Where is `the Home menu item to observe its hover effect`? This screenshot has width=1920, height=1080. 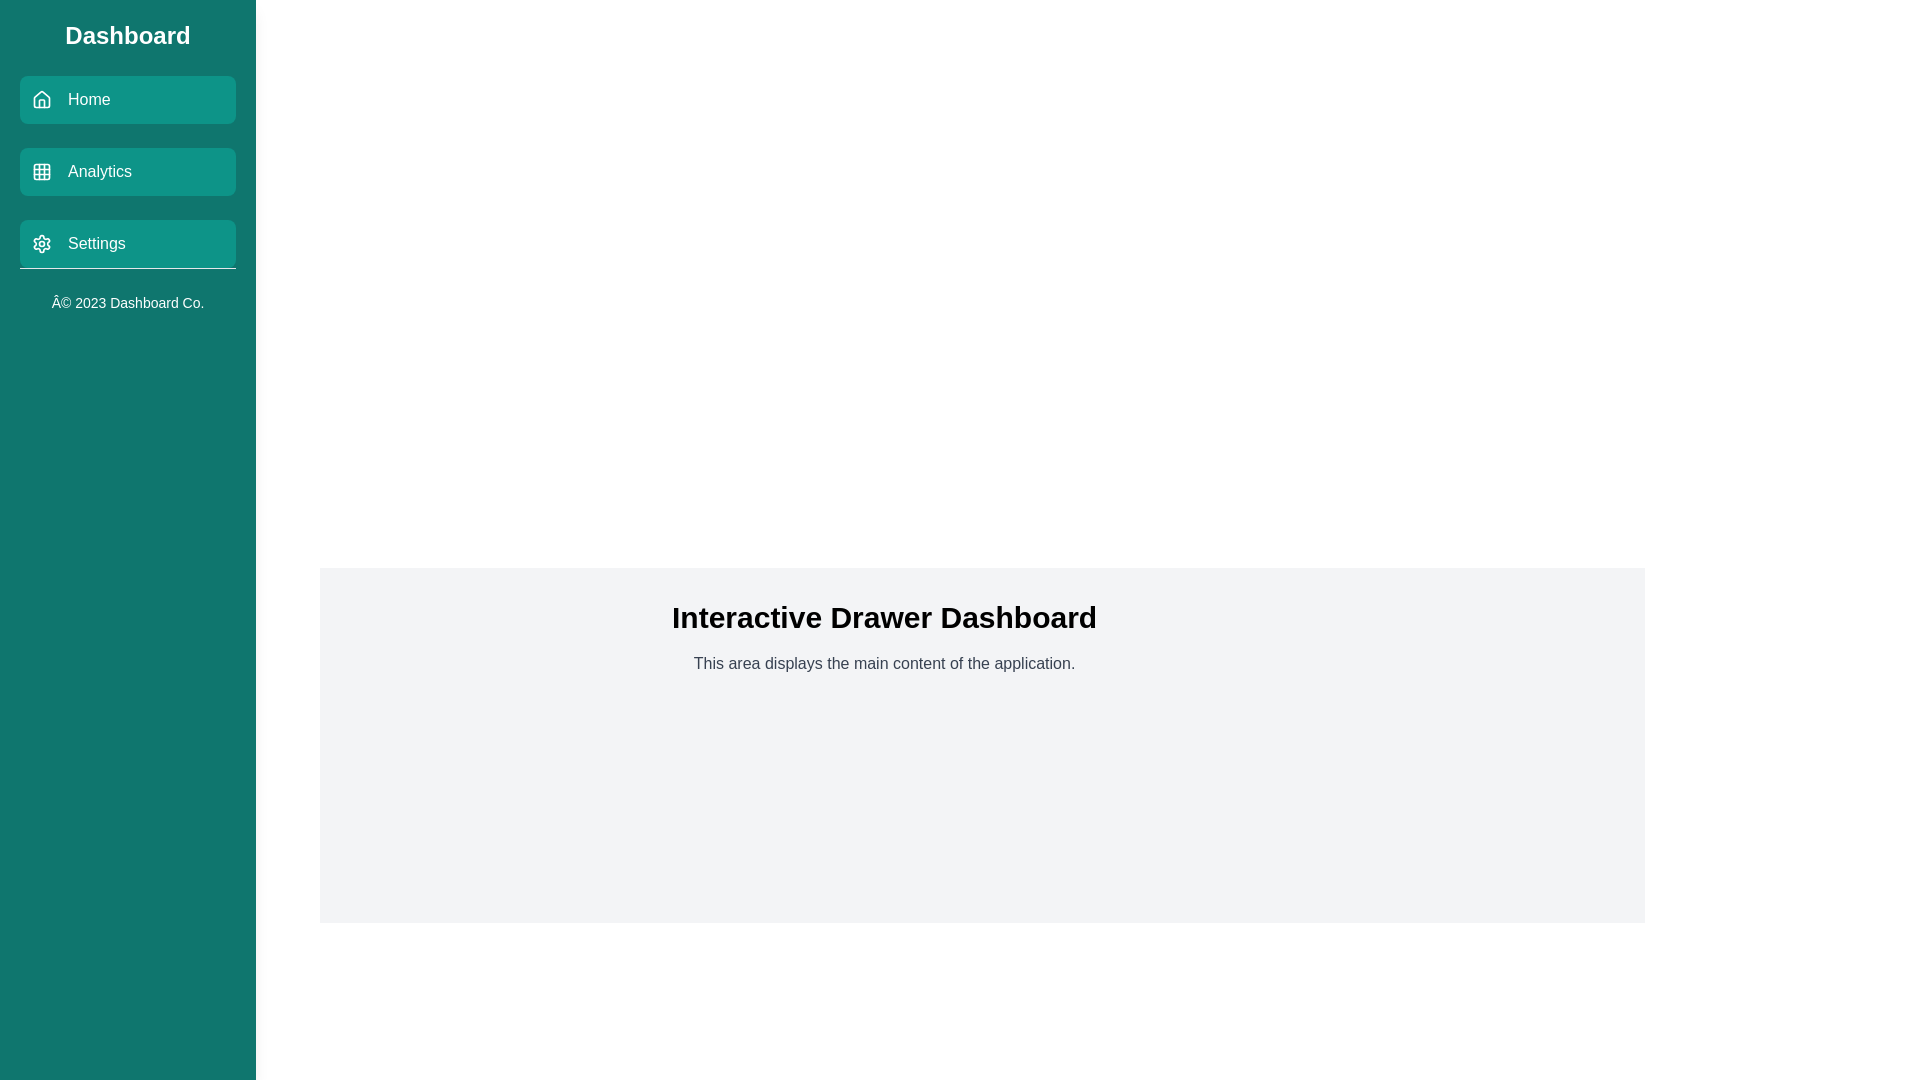 the Home menu item to observe its hover effect is located at coordinates (127, 100).